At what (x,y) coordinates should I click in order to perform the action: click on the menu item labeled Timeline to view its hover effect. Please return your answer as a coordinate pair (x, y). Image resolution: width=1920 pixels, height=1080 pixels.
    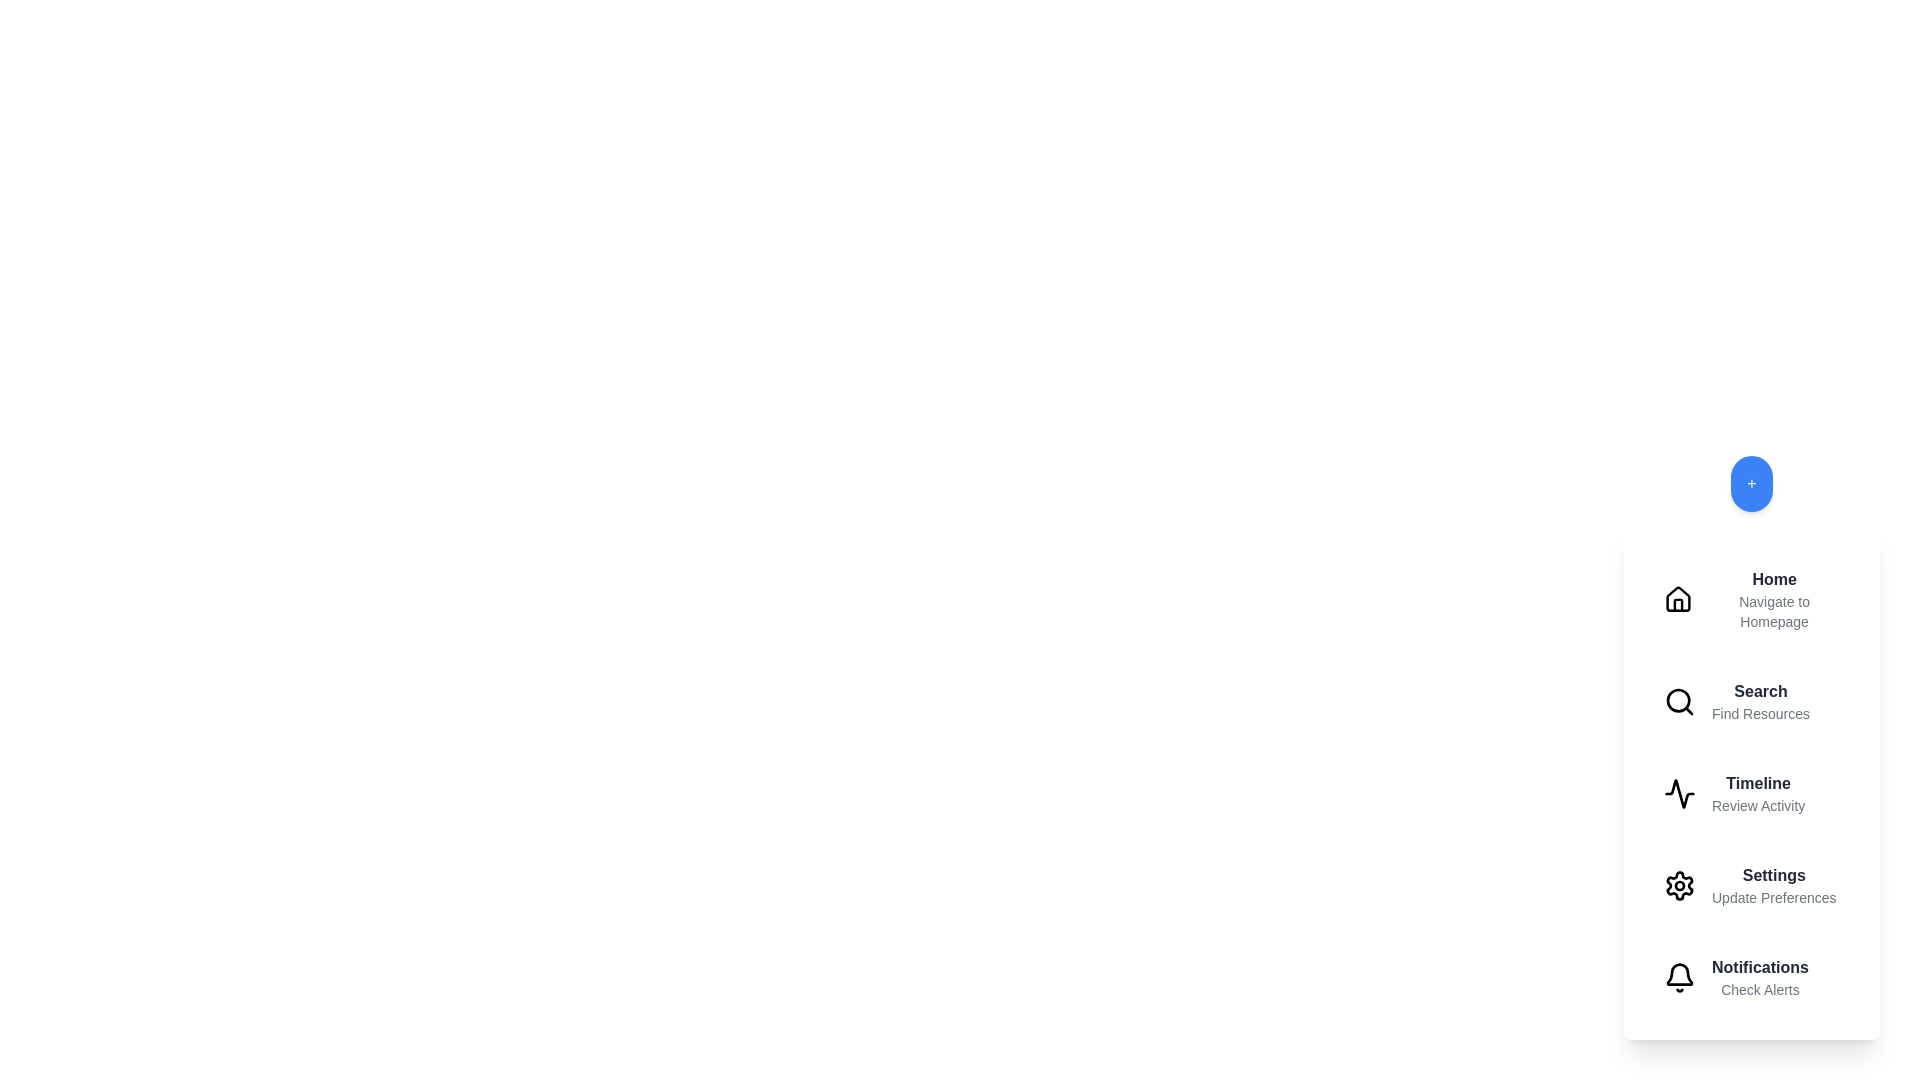
    Looking at the image, I should click on (1751, 793).